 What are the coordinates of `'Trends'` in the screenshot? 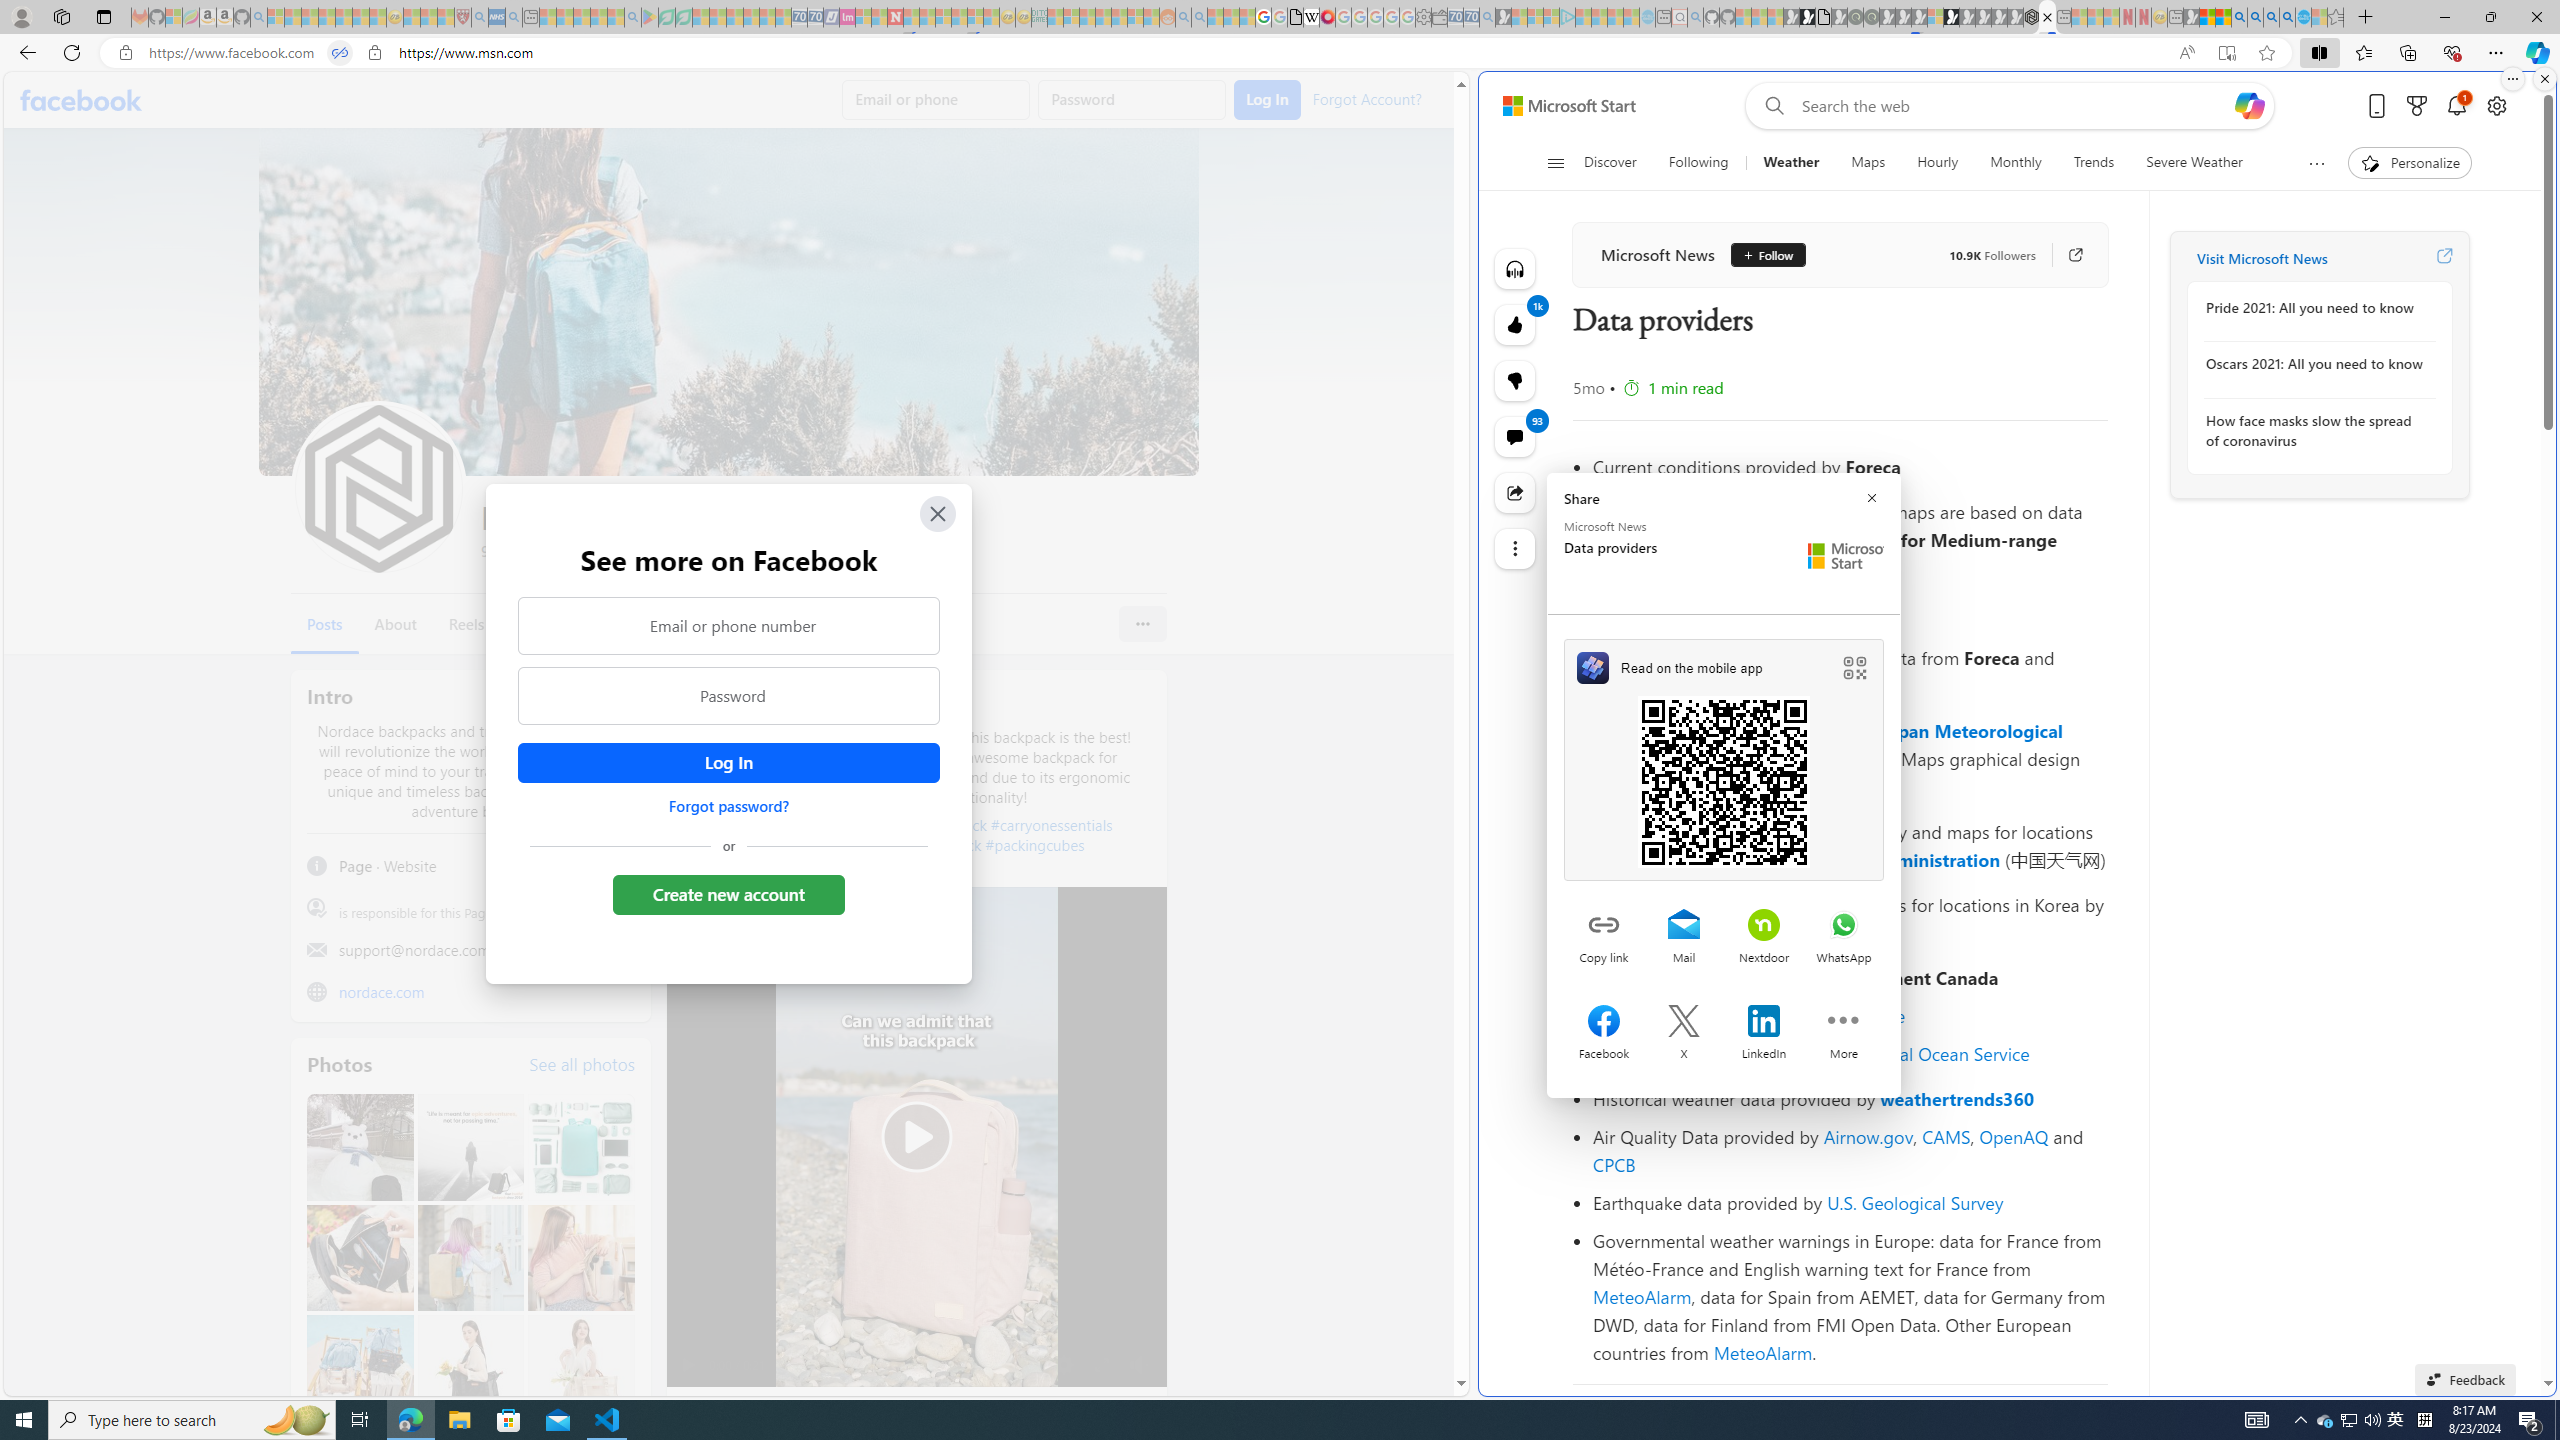 It's located at (2094, 162).